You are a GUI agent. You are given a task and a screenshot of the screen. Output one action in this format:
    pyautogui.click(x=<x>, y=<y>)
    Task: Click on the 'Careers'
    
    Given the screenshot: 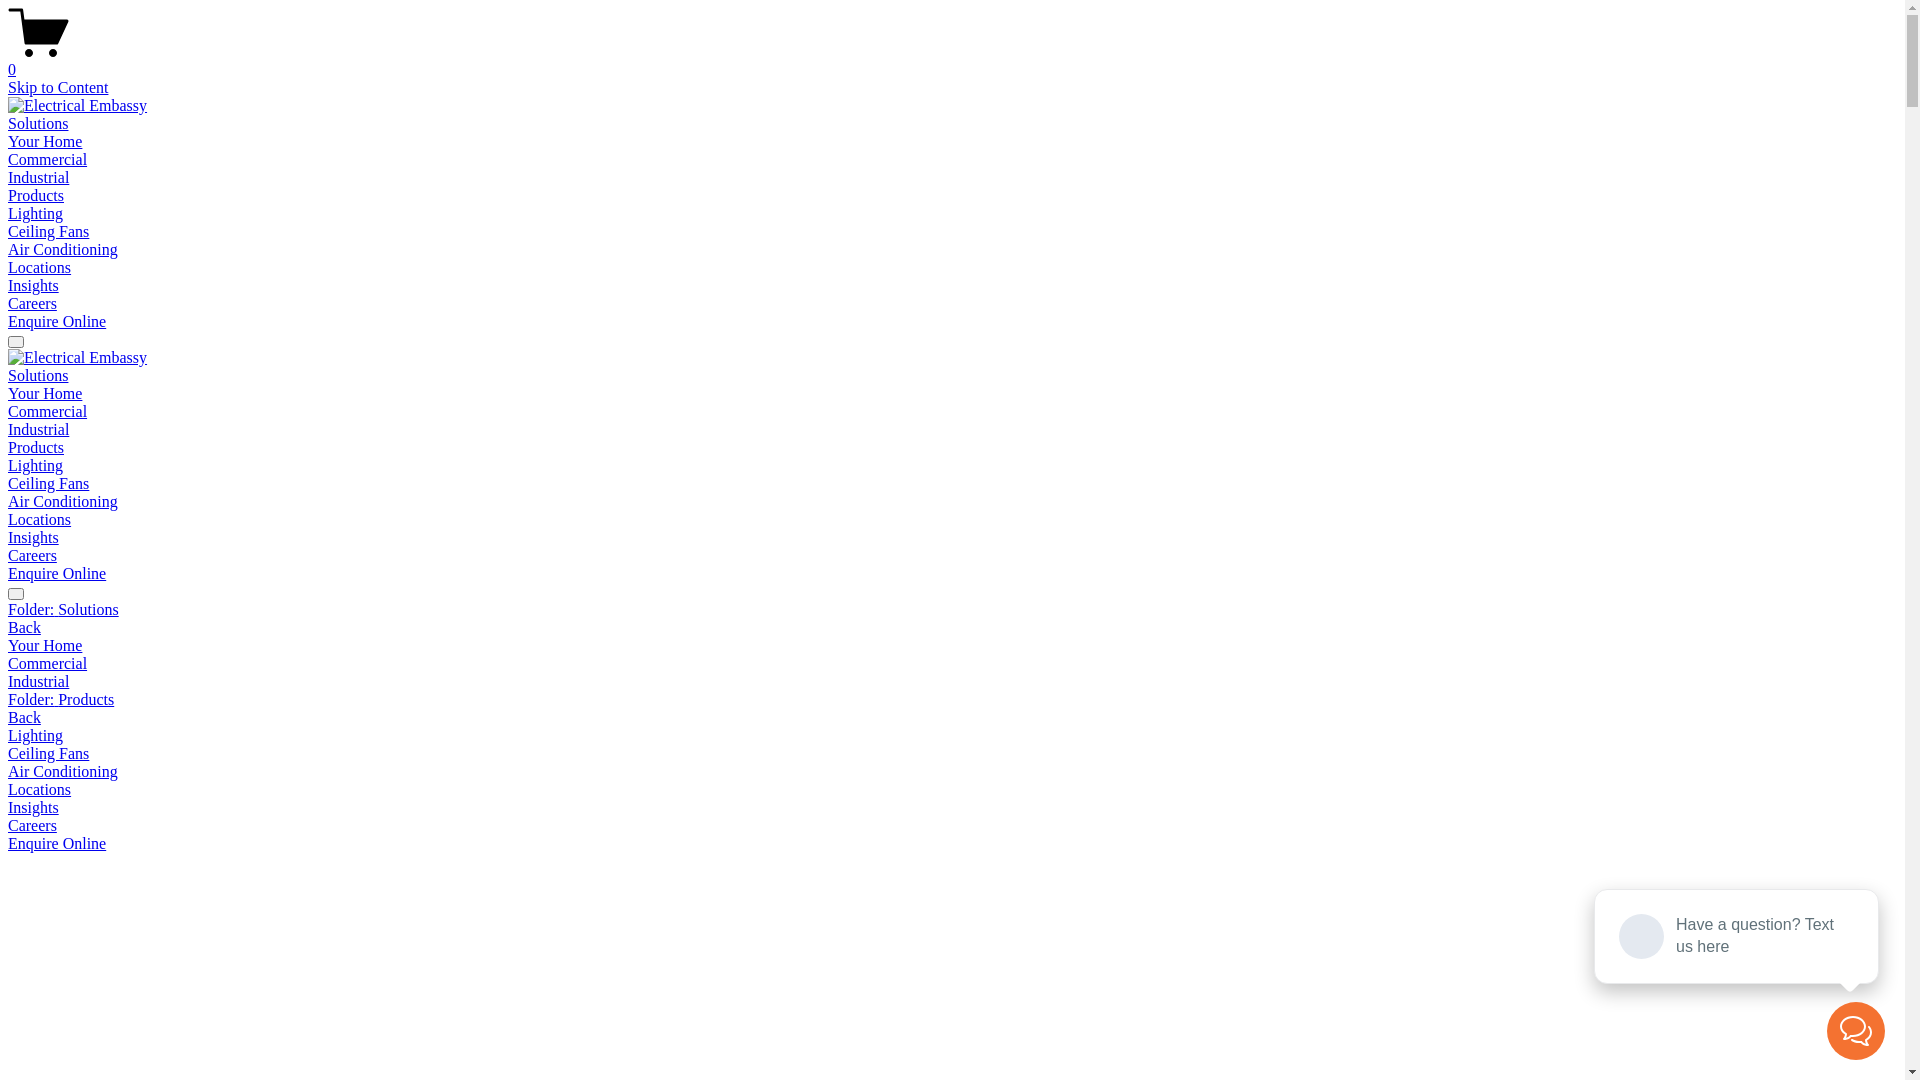 What is the action you would take?
    pyautogui.click(x=32, y=825)
    